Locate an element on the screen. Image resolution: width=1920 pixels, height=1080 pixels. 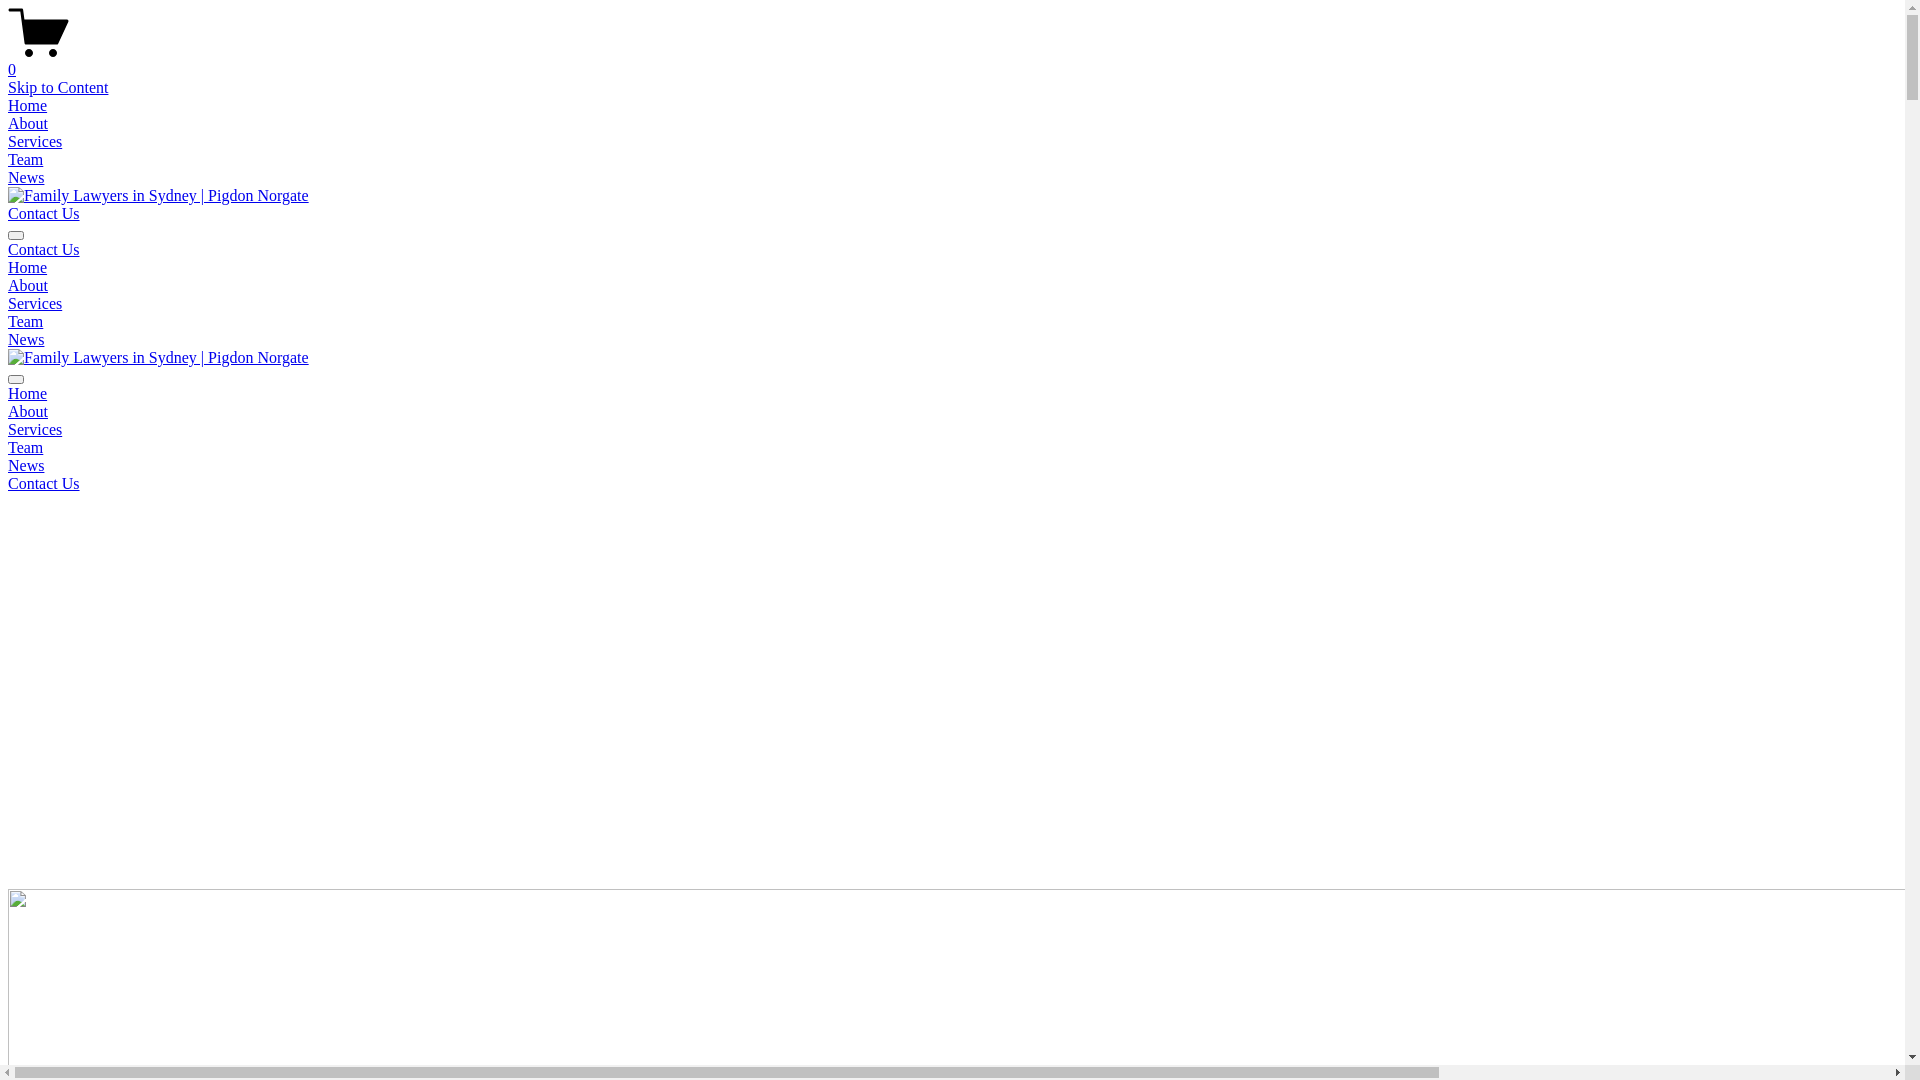
'Skip to Content' is located at coordinates (8, 86).